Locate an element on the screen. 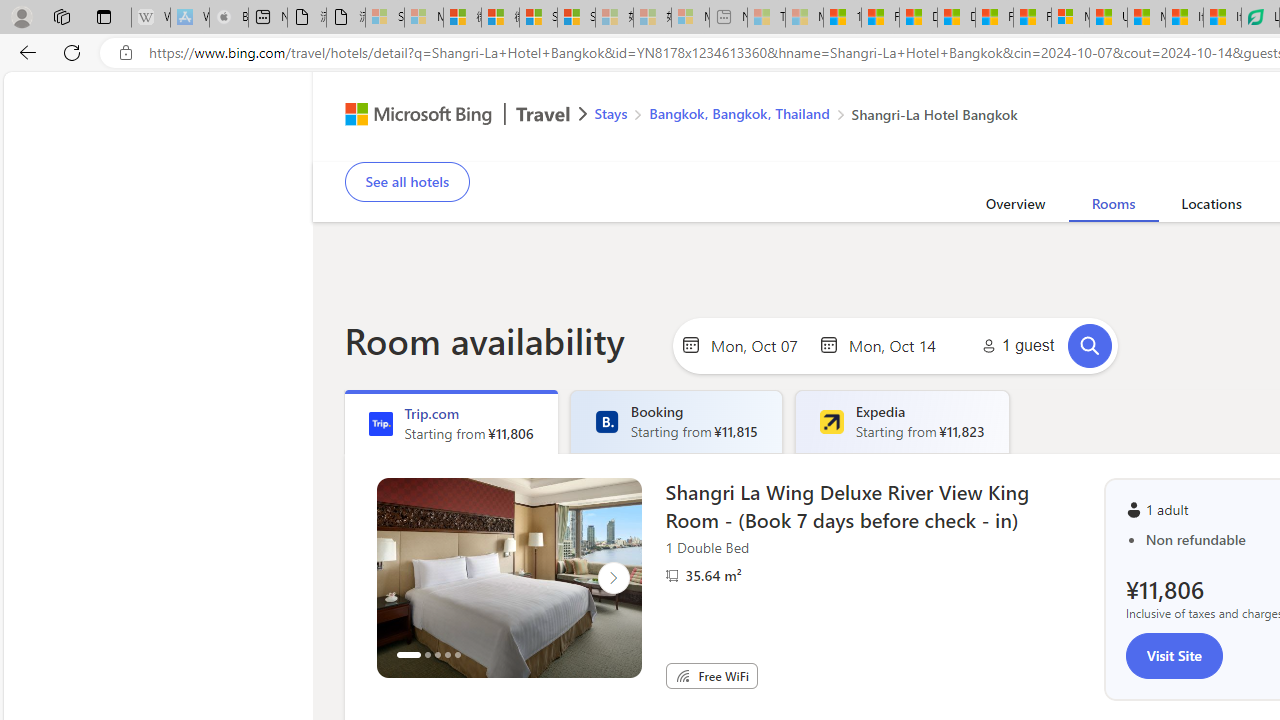 This screenshot has width=1280, height=720. 'AutomationID: bread-crumb-root' is located at coordinates (792, 117).